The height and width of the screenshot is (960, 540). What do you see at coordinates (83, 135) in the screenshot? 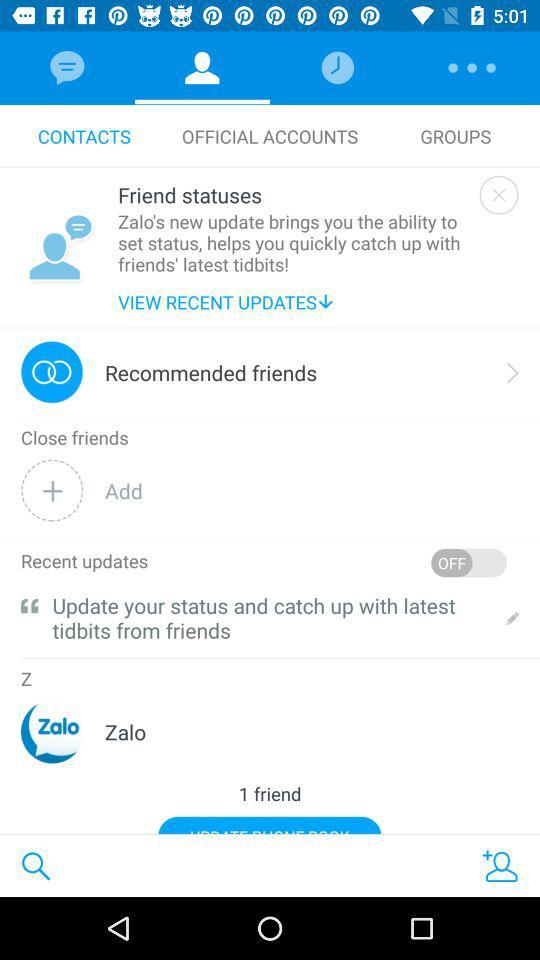
I see `the icon to the left of official accounts item` at bounding box center [83, 135].